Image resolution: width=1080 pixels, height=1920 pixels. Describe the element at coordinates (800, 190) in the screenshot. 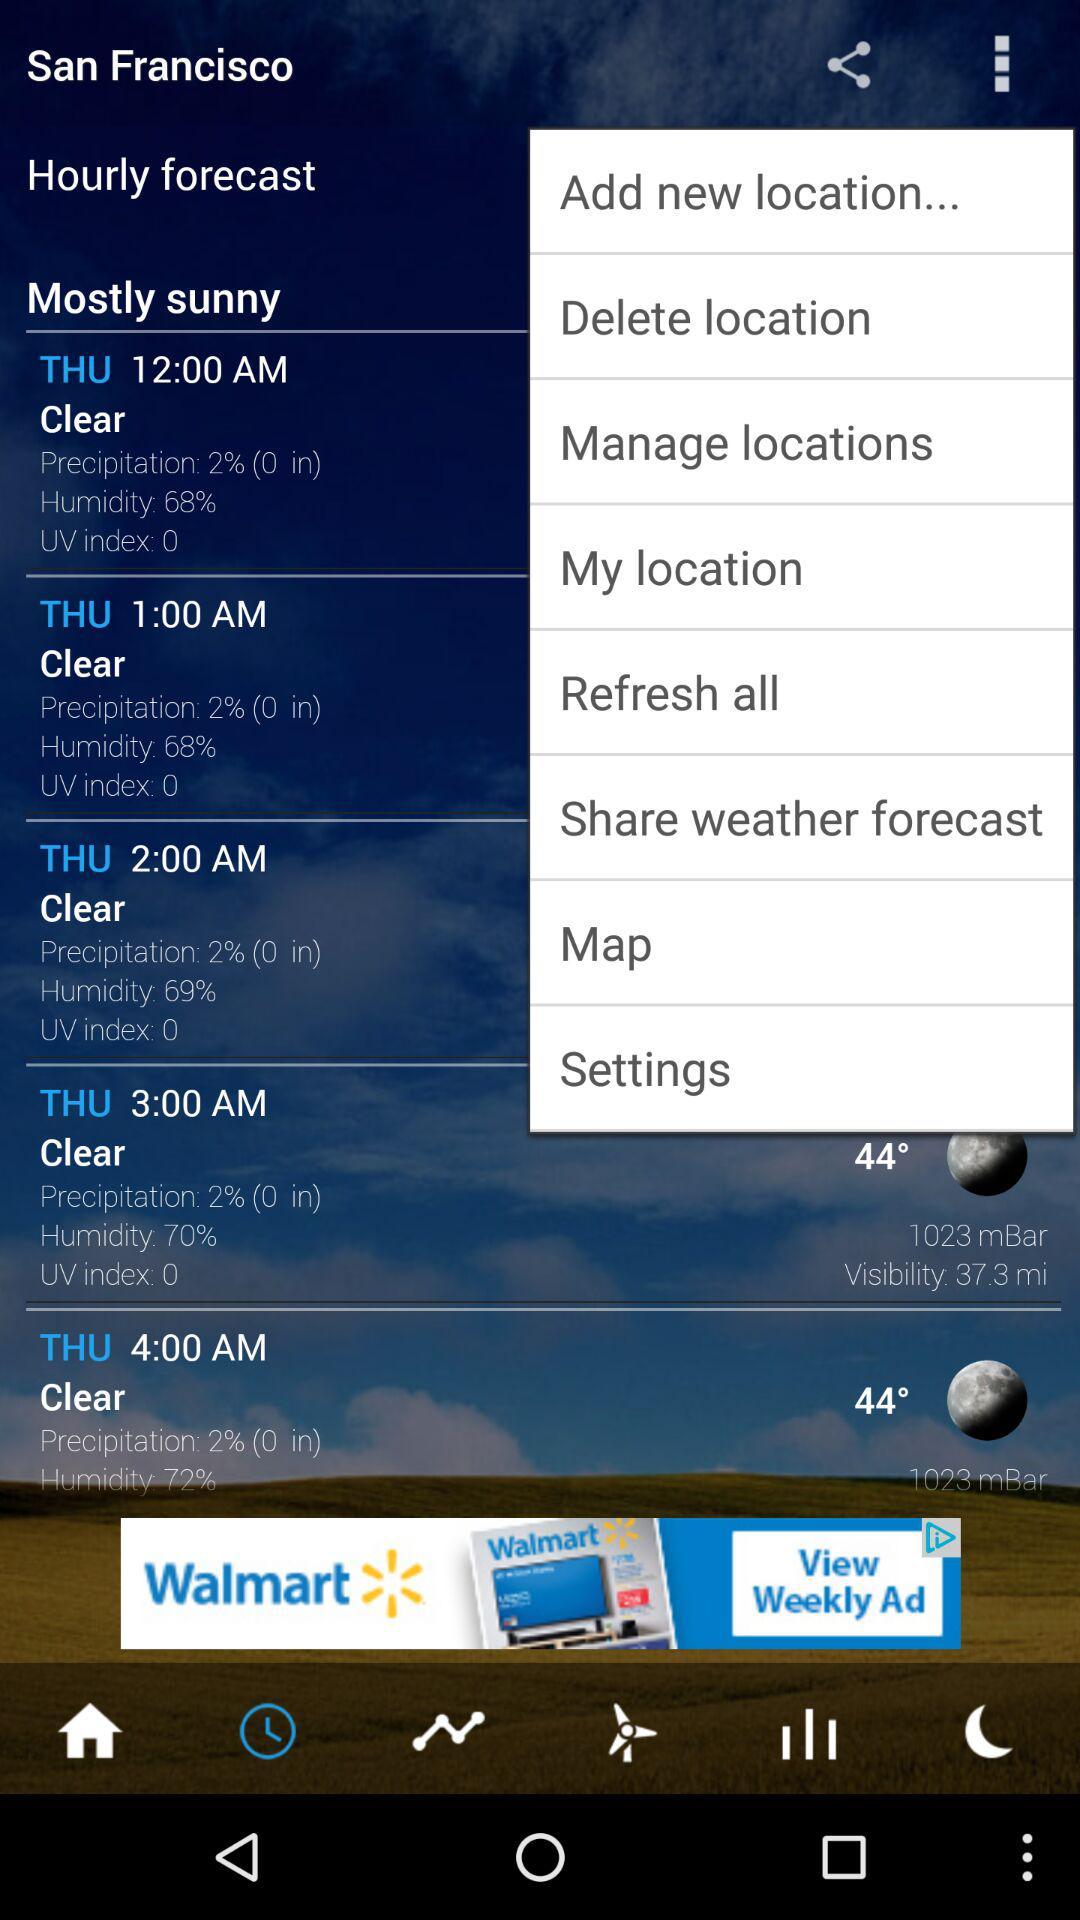

I see `the add new location... icon` at that location.